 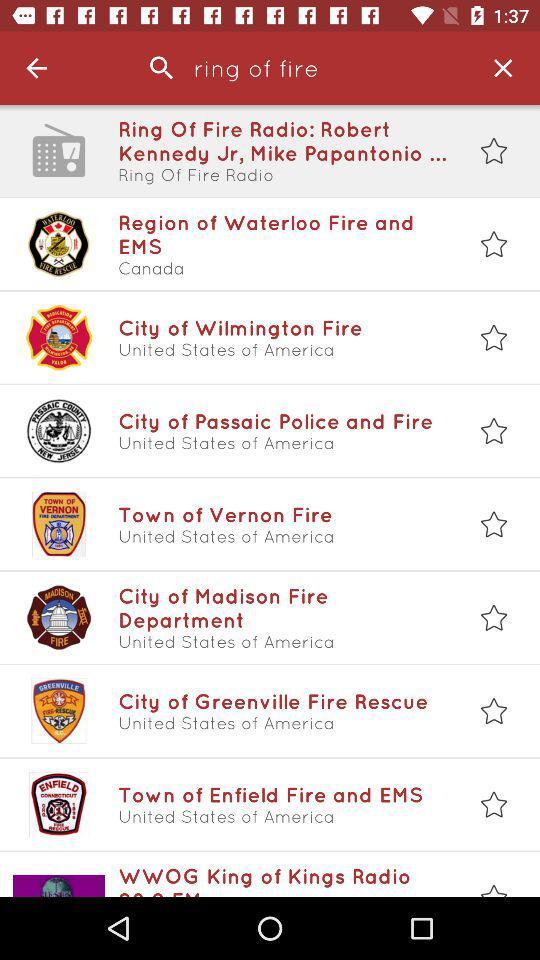 I want to click on wwog king of, so click(x=282, y=879).